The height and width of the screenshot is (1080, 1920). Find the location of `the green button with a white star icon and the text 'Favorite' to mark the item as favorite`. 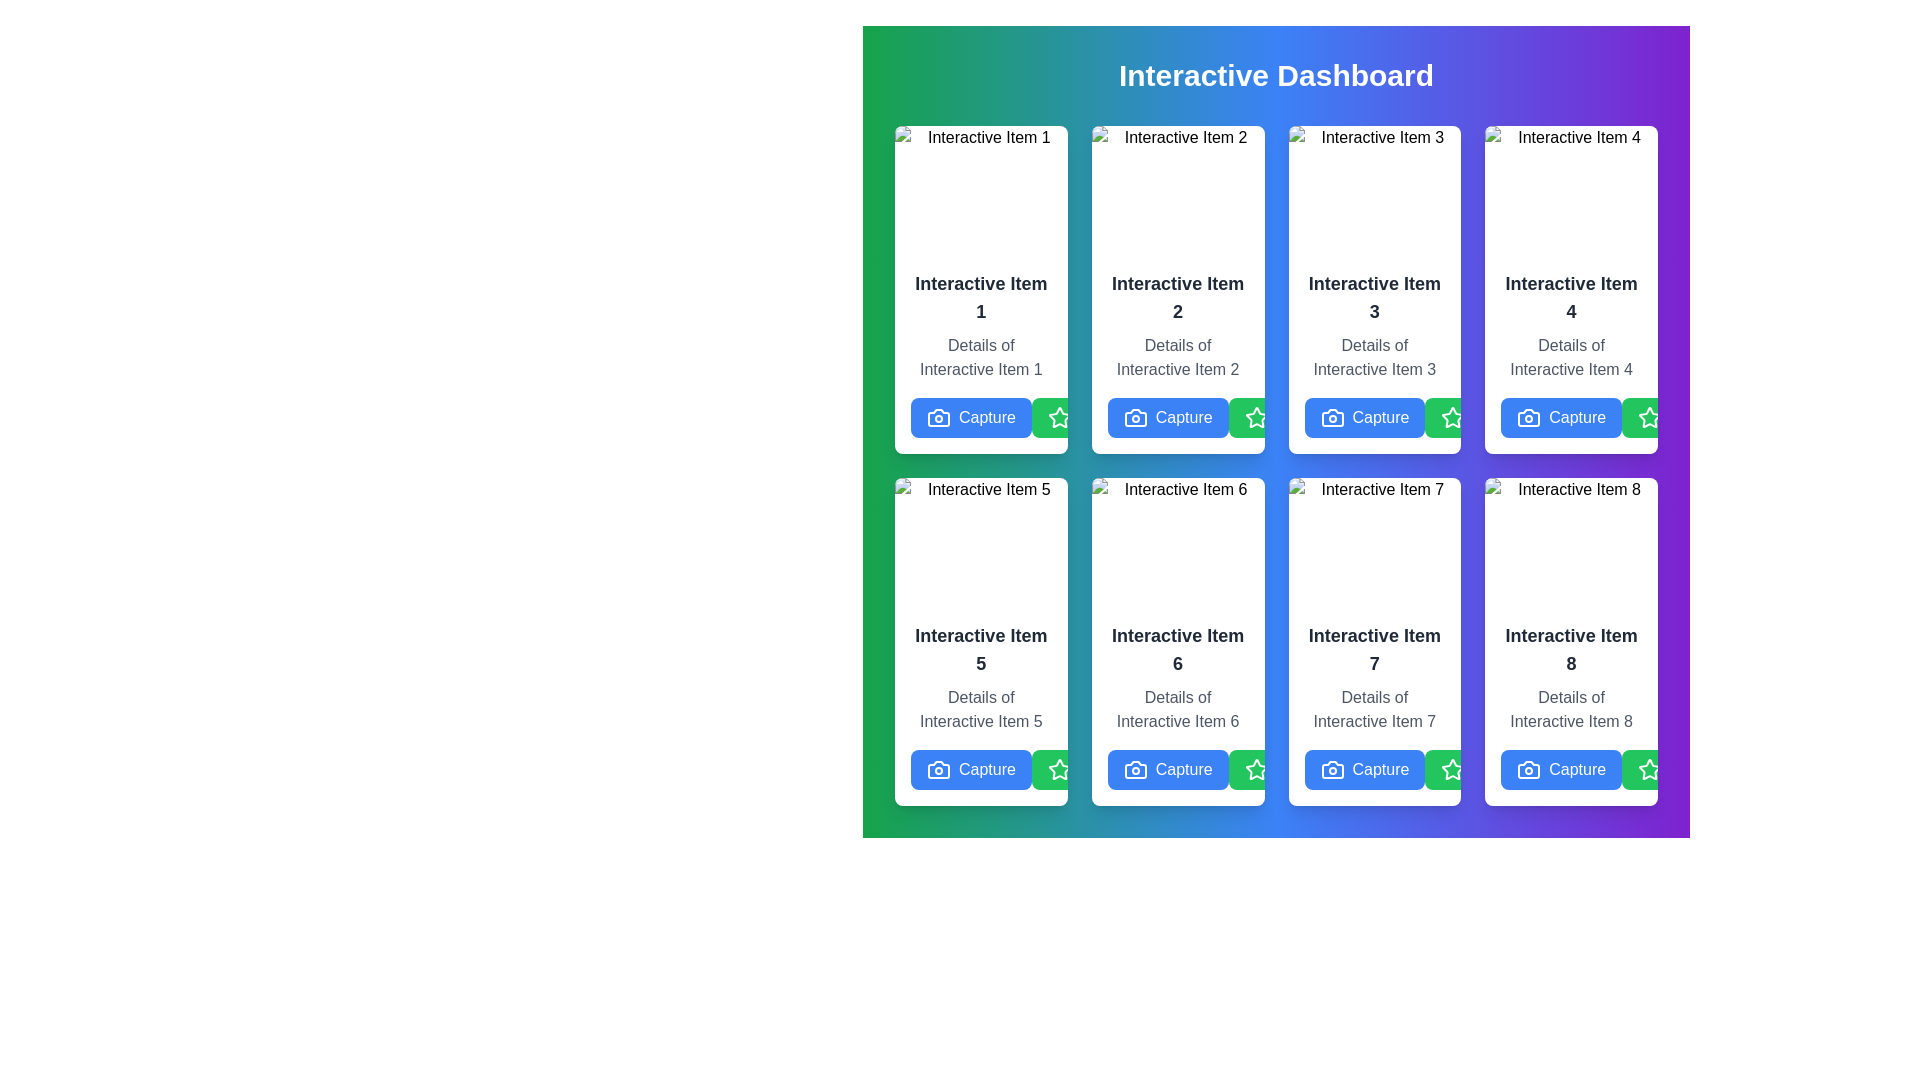

the green button with a white star icon and the text 'Favorite' to mark the item as favorite is located at coordinates (1486, 769).